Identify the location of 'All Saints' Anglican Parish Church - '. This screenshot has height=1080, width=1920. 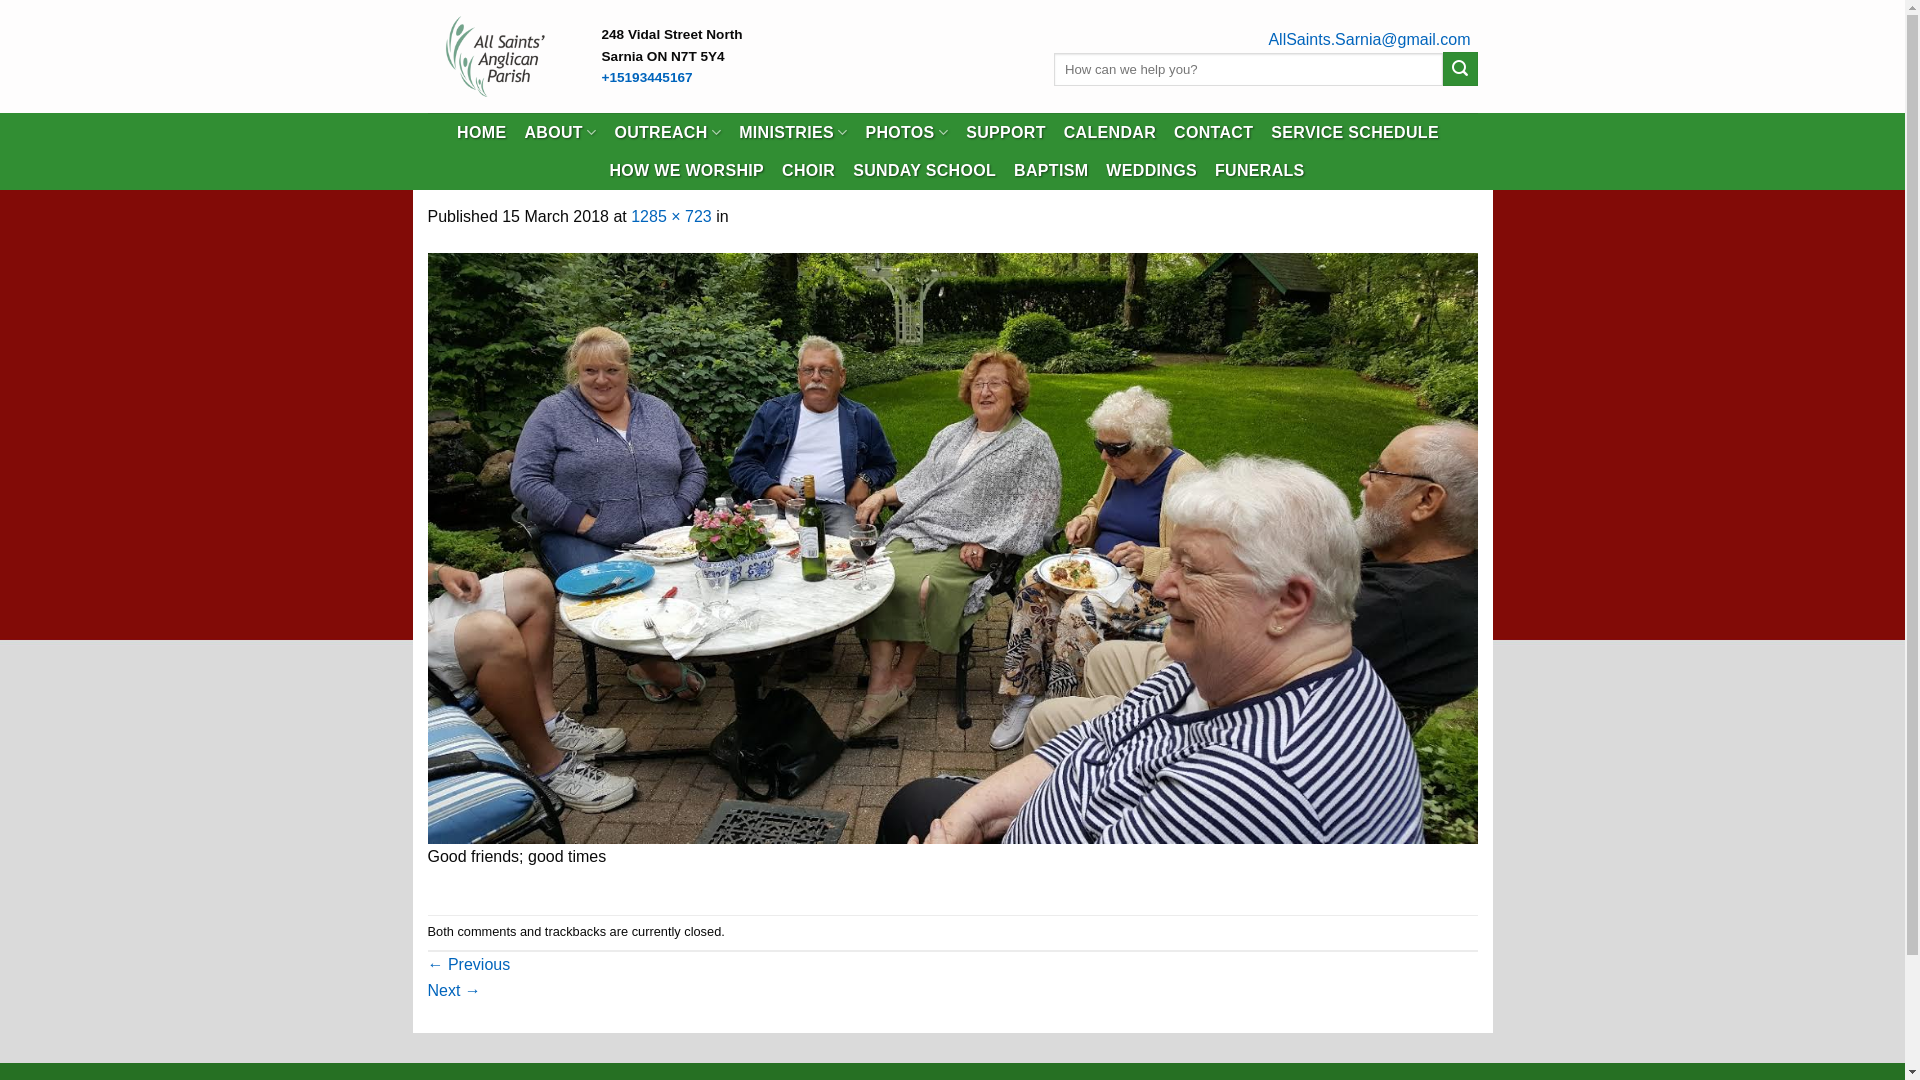
(499, 55).